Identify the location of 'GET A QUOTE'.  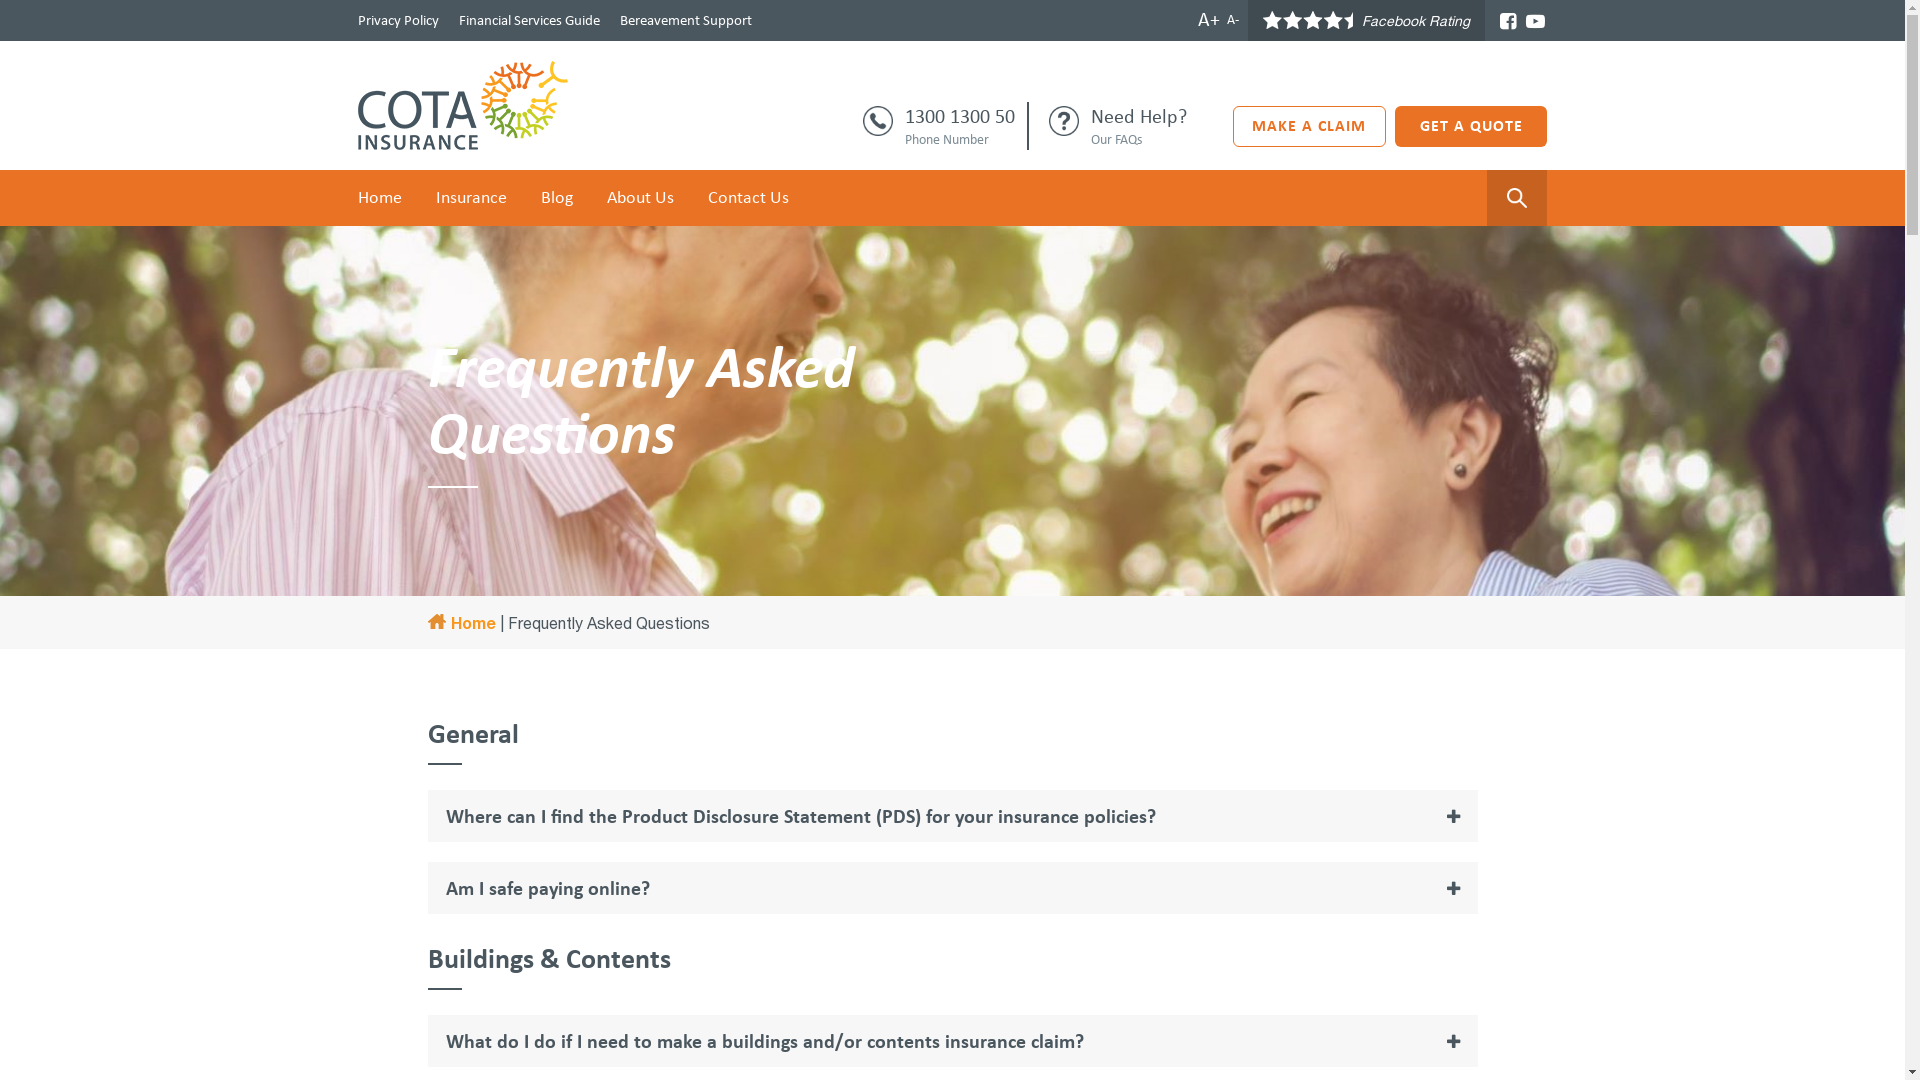
(1471, 126).